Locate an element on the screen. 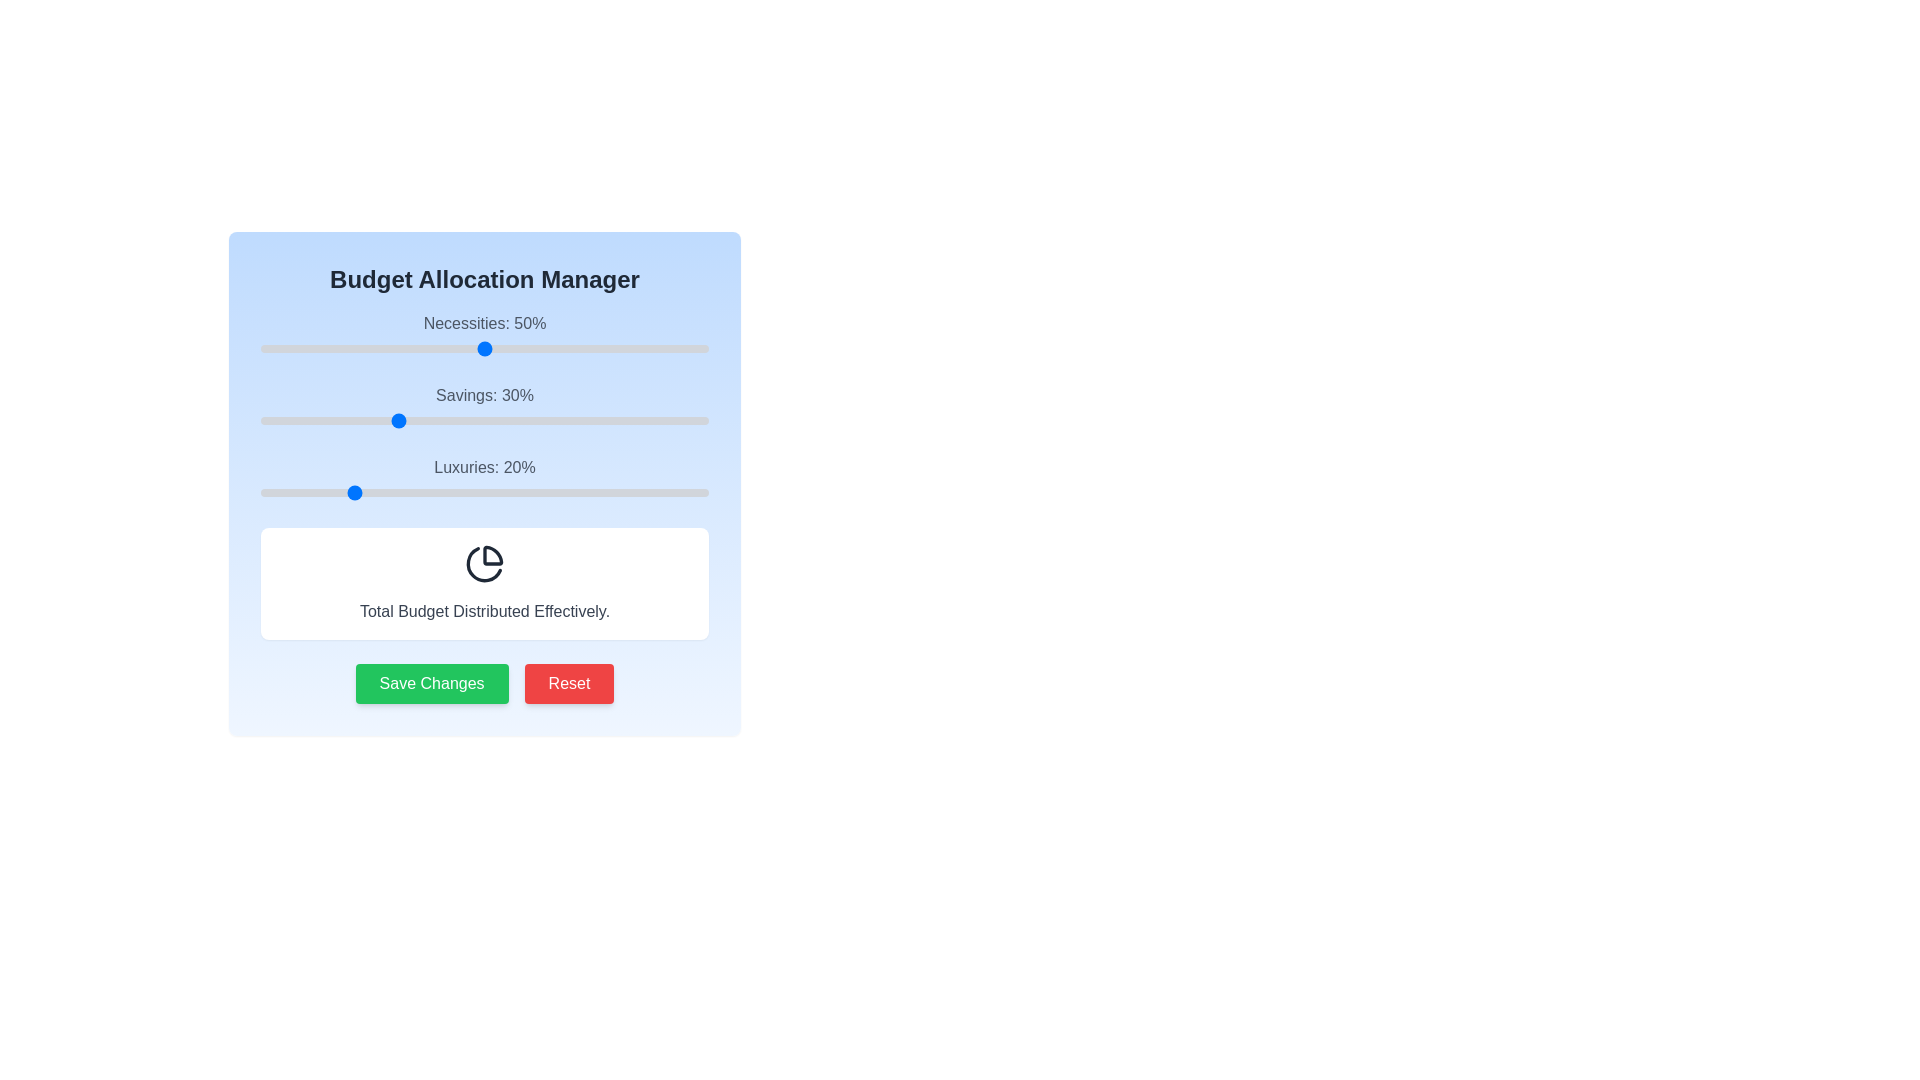 The height and width of the screenshot is (1080, 1920). the luxuries allocation is located at coordinates (686, 493).